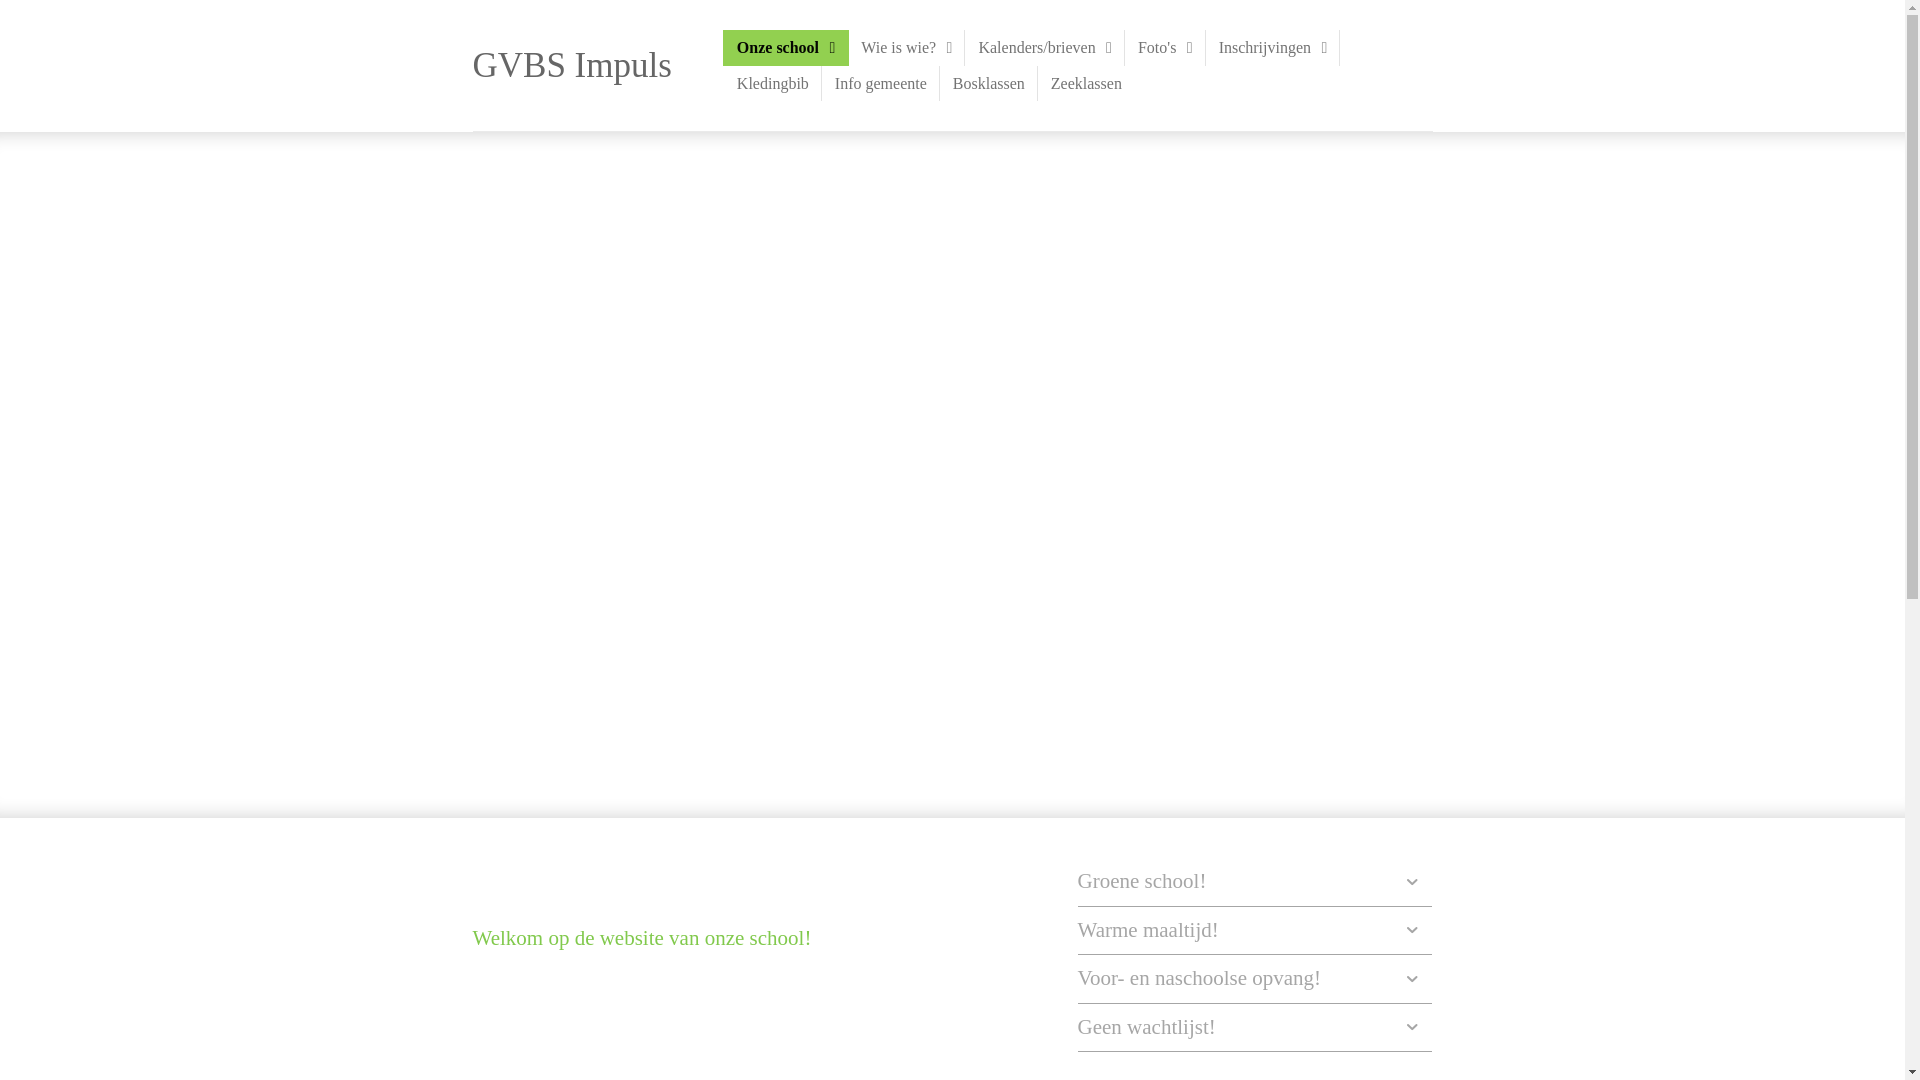  I want to click on 'Wie is wie?', so click(905, 46).